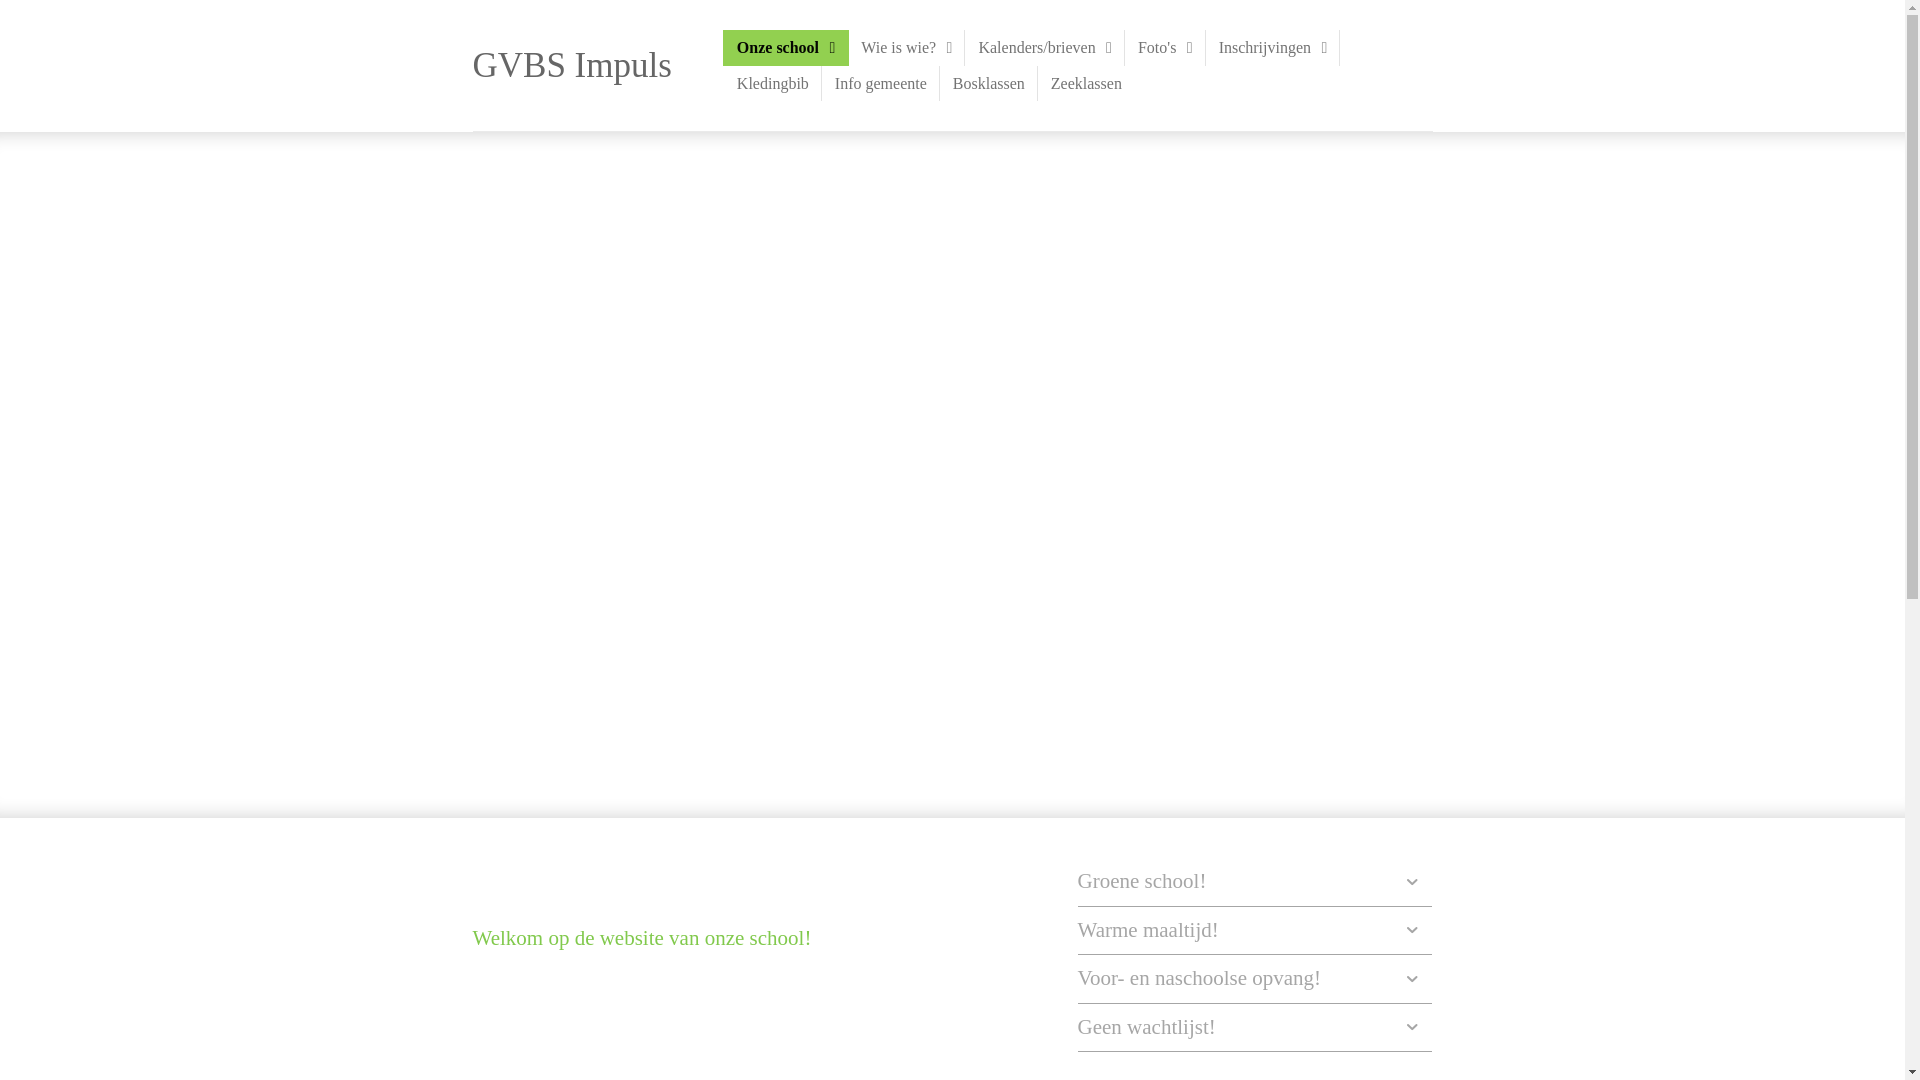  I want to click on 'Wie is wie?', so click(905, 46).